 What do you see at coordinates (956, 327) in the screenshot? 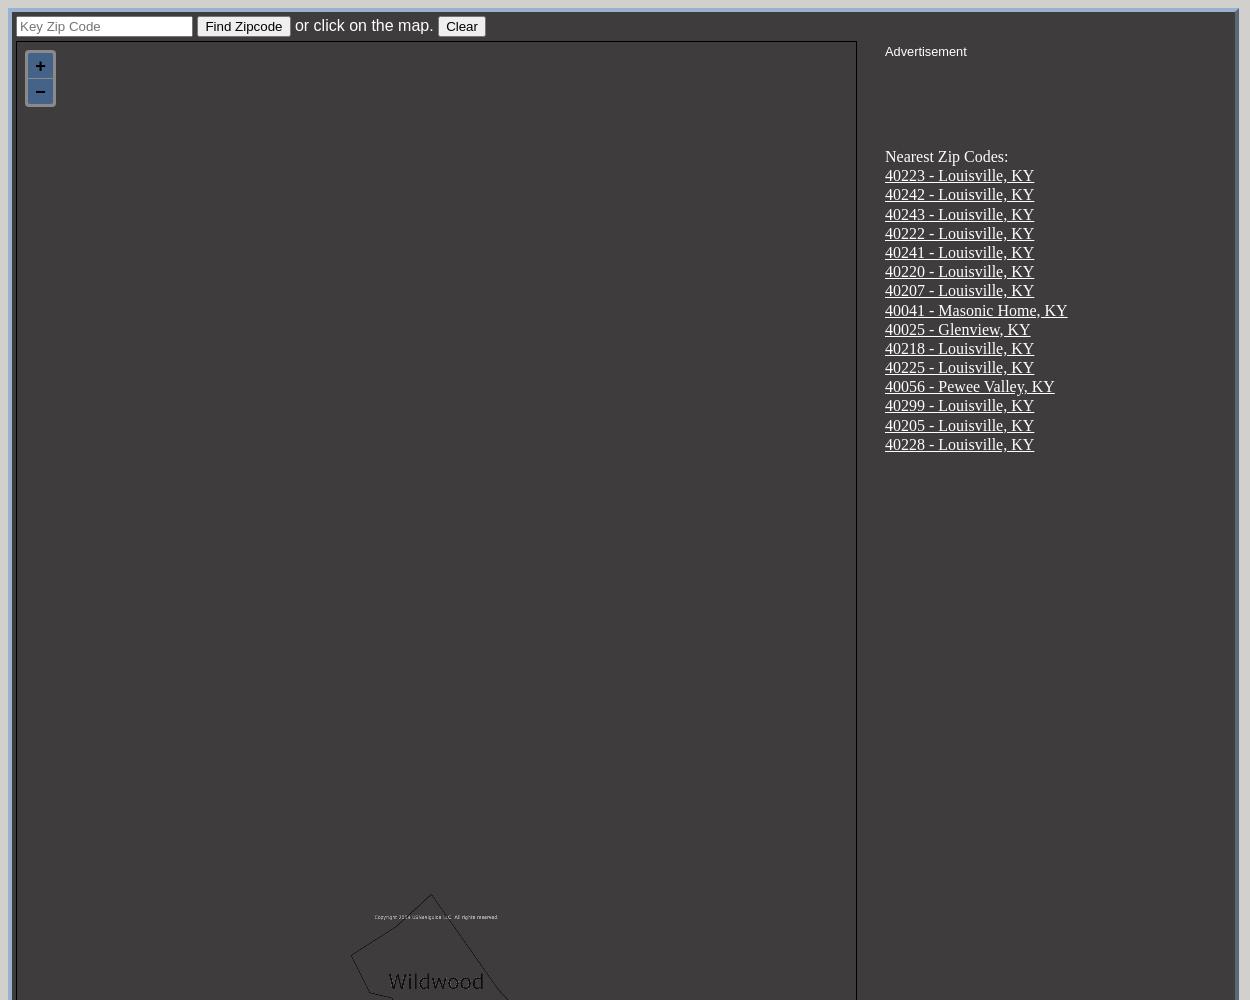
I see `'40025 - Glenview, KY'` at bounding box center [956, 327].